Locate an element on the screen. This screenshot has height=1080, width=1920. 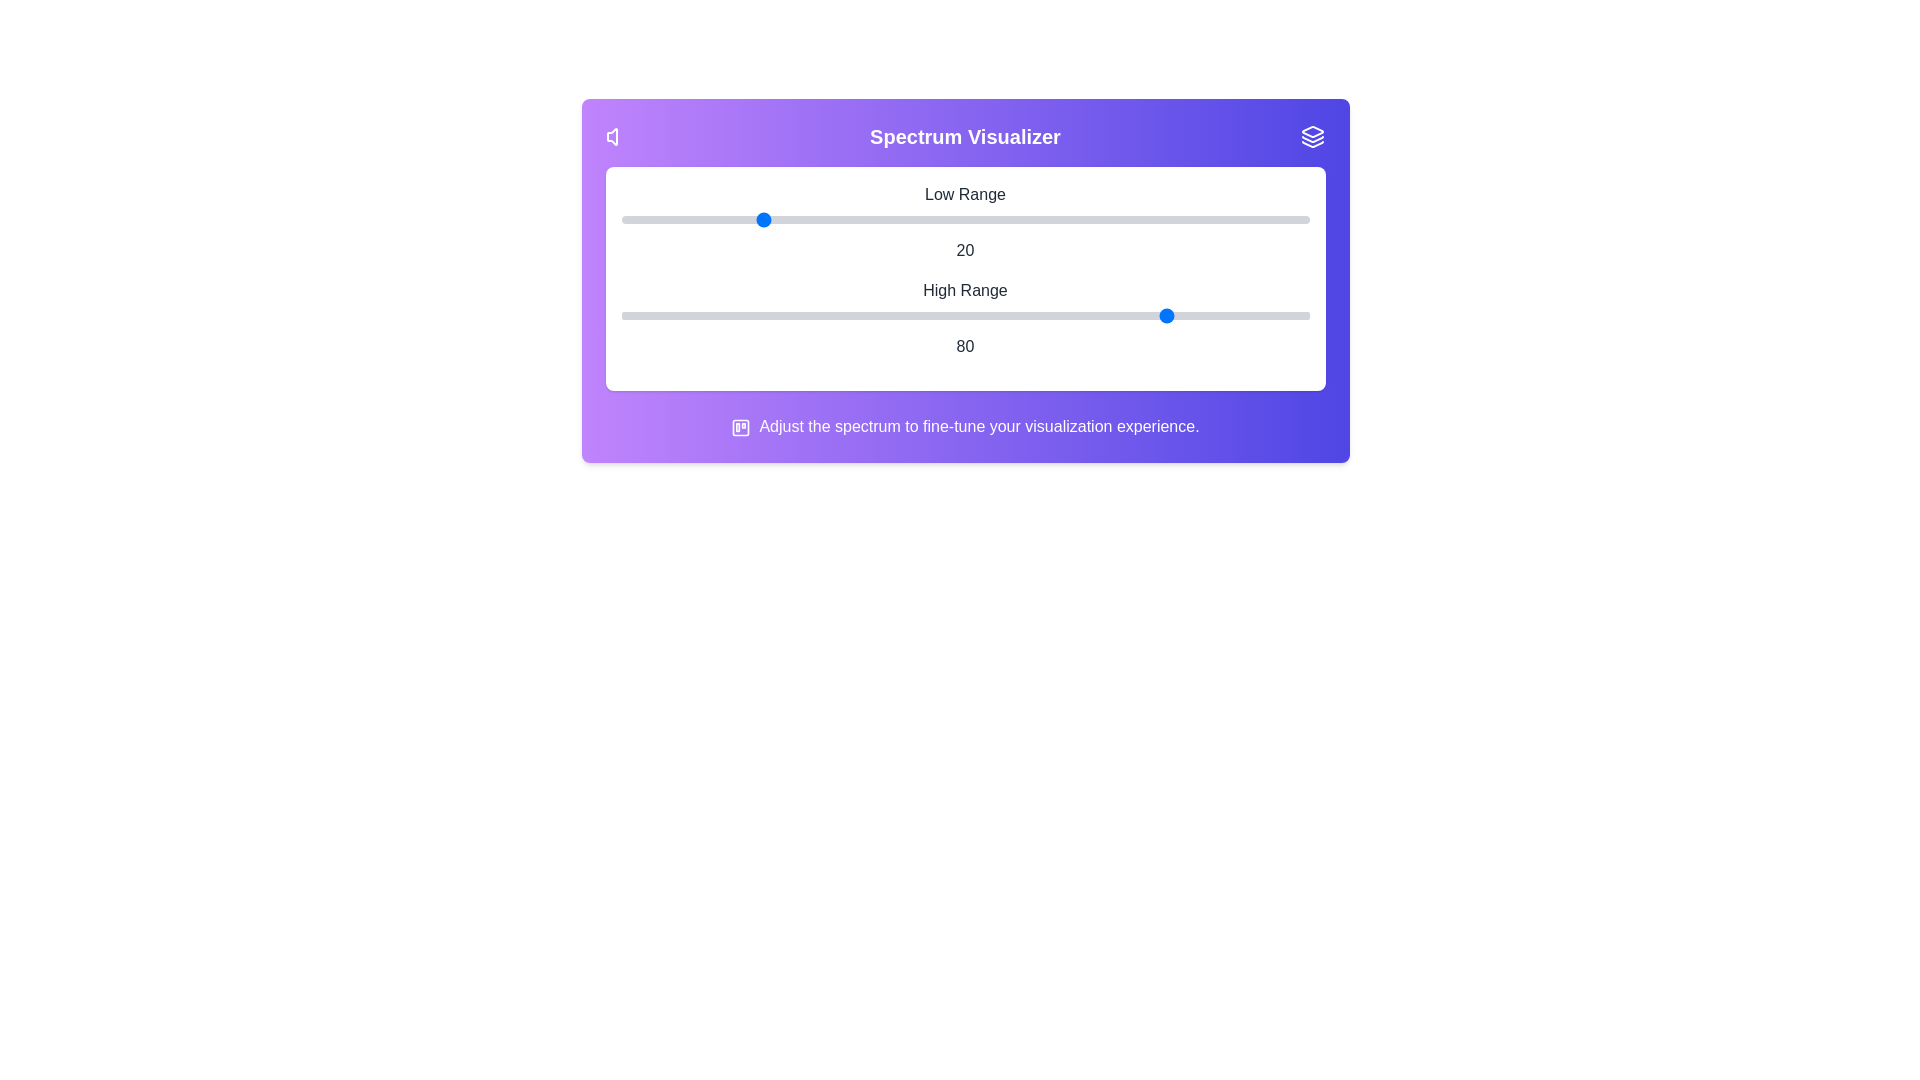
the high range slider to 37 is located at coordinates (876, 315).